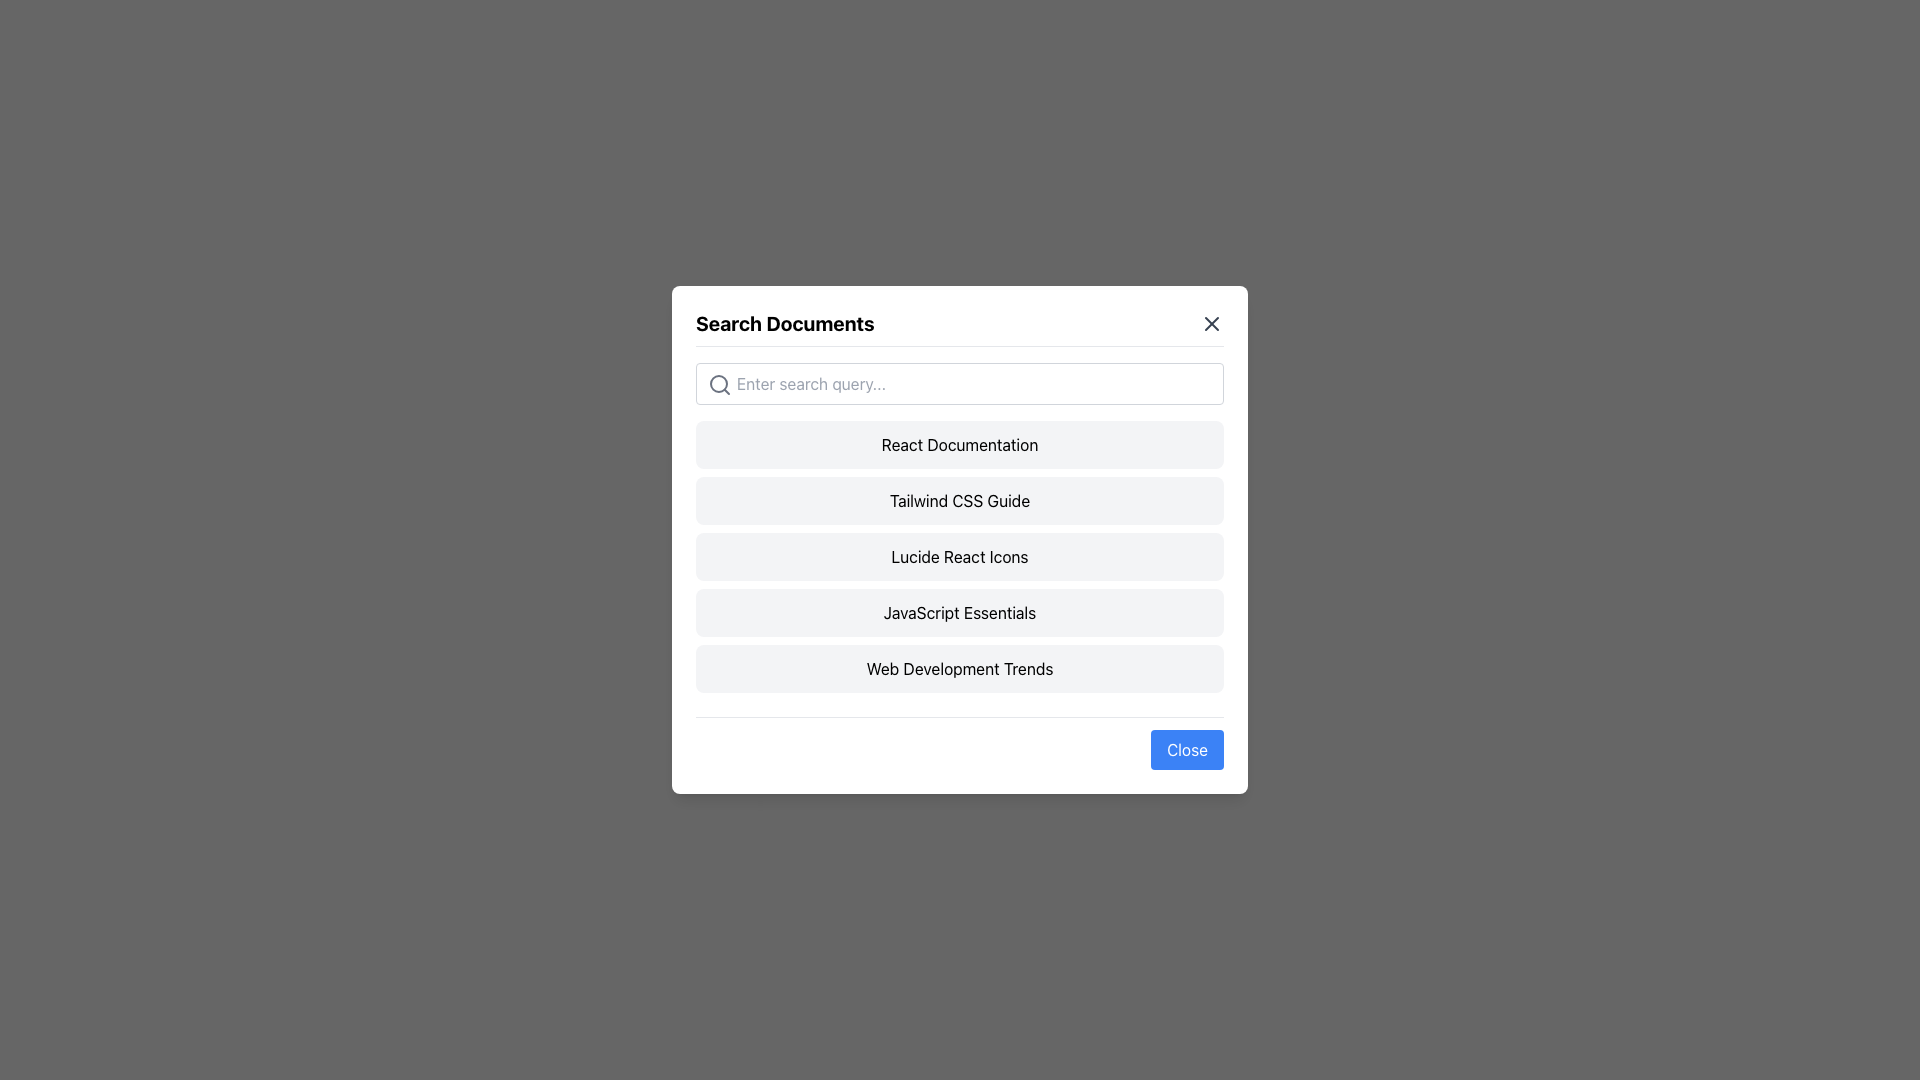 This screenshot has height=1080, width=1920. I want to click on the circular graphical component within the search icon, which represents a magnifying glass, located at the left side of the search field, so click(719, 384).